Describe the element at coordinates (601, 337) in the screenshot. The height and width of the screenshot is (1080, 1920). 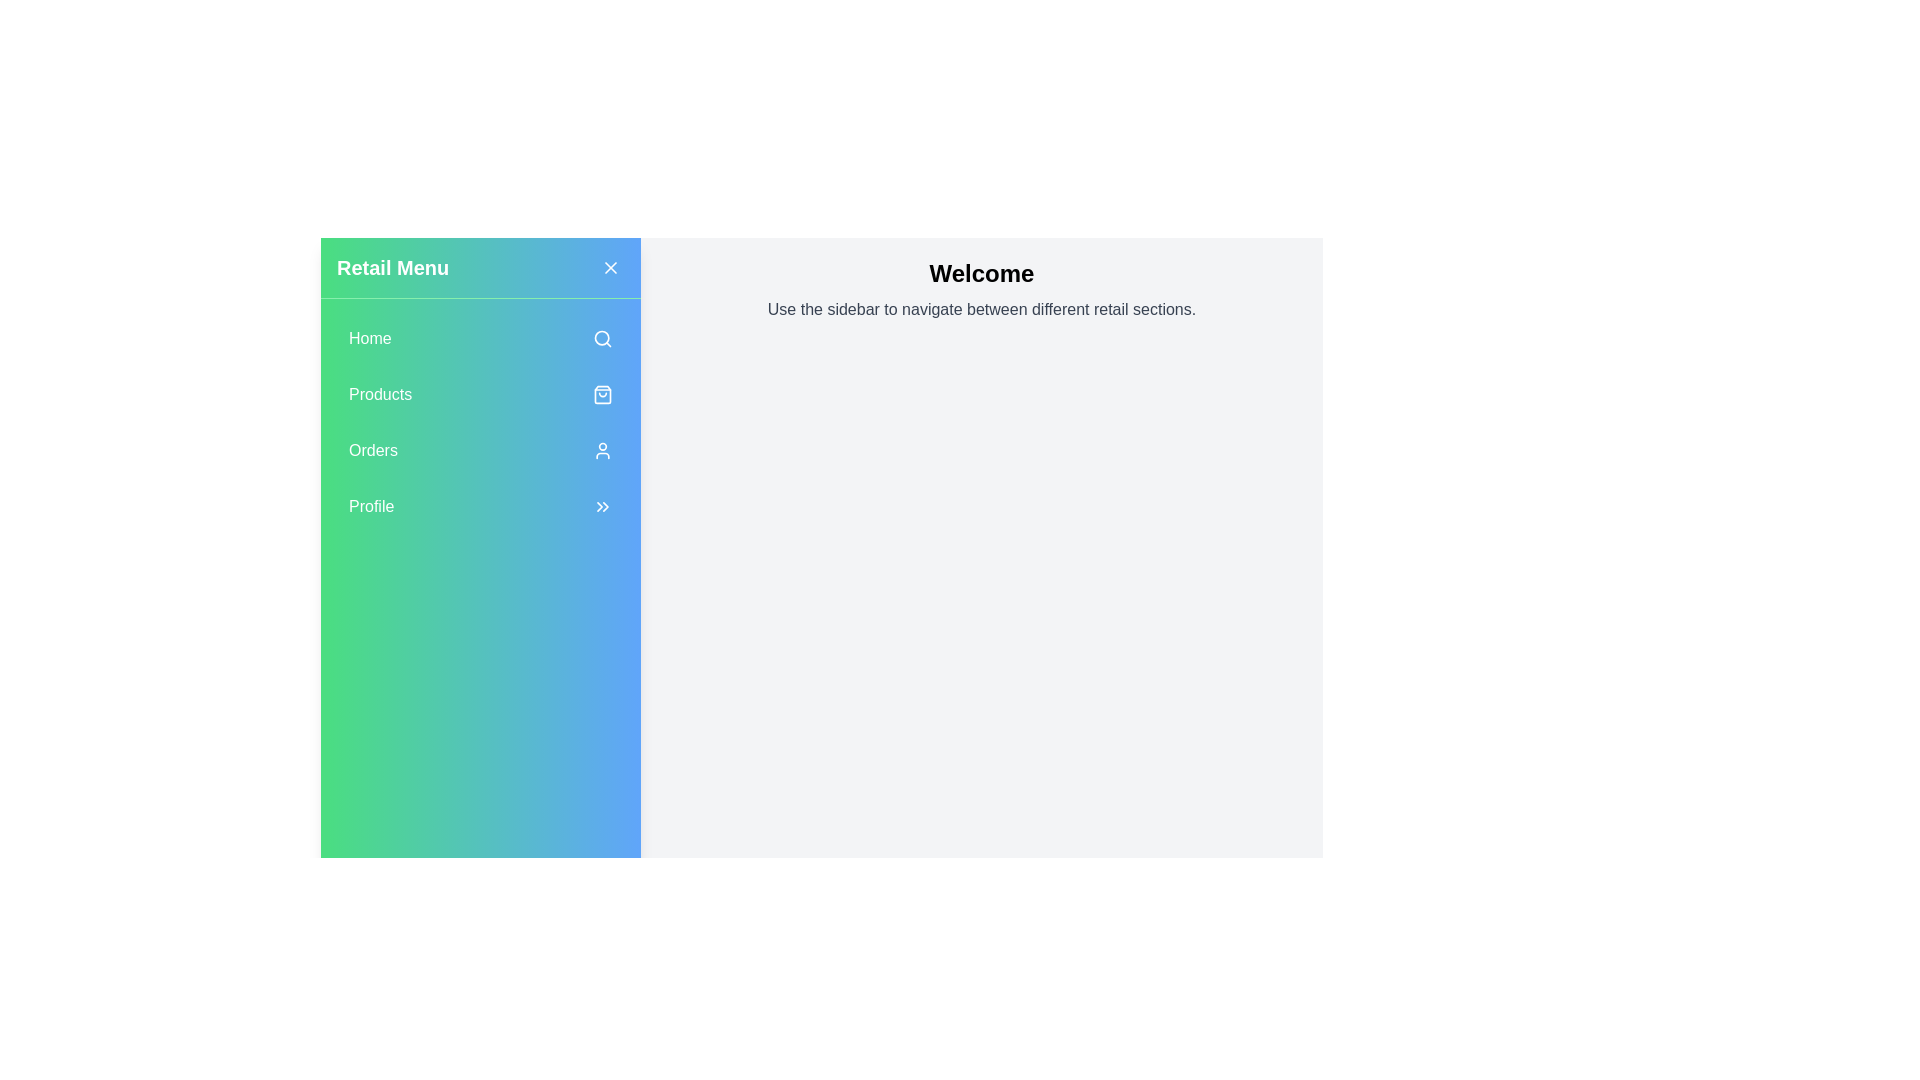
I see `the magnifying glass icon located in the sidebar next to the 'Home' text to invoke a search operation` at that location.